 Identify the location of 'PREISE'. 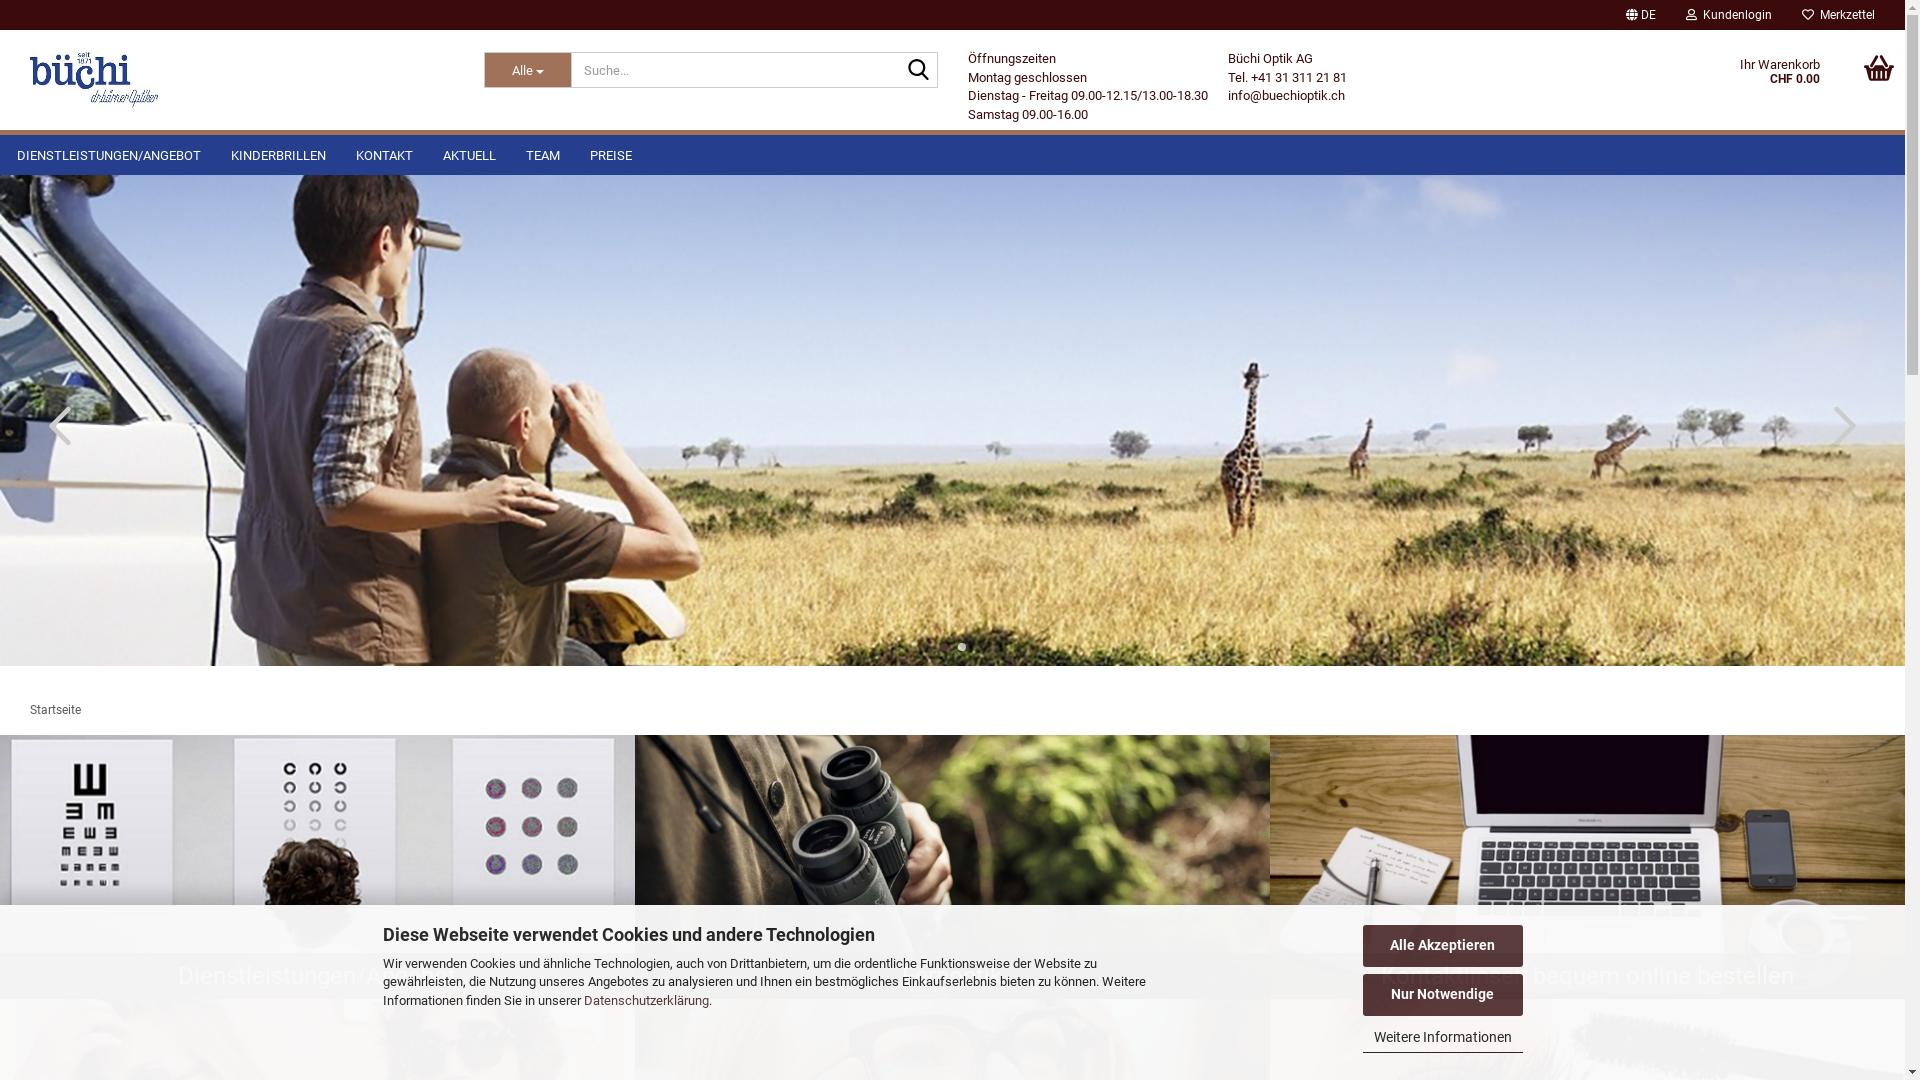
(609, 153).